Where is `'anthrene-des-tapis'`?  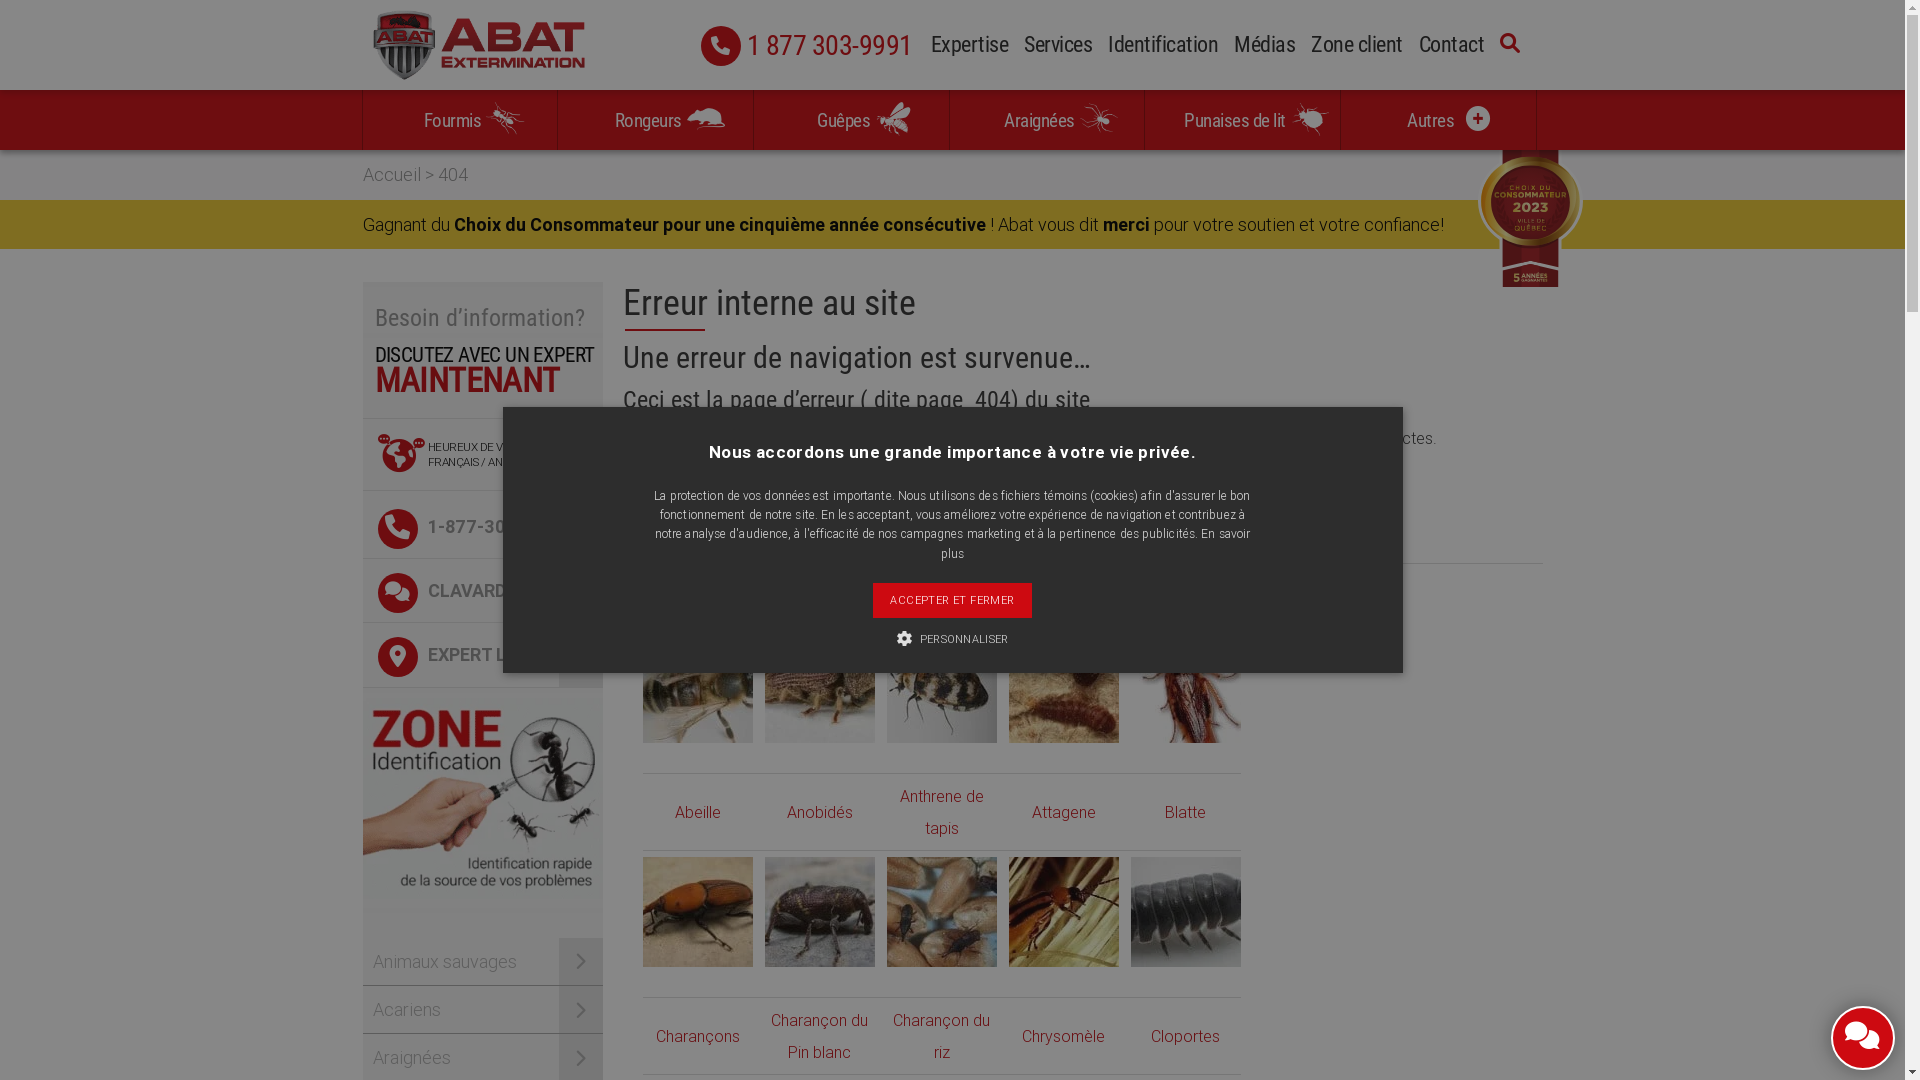
'anthrene-des-tapis' is located at coordinates (885, 686).